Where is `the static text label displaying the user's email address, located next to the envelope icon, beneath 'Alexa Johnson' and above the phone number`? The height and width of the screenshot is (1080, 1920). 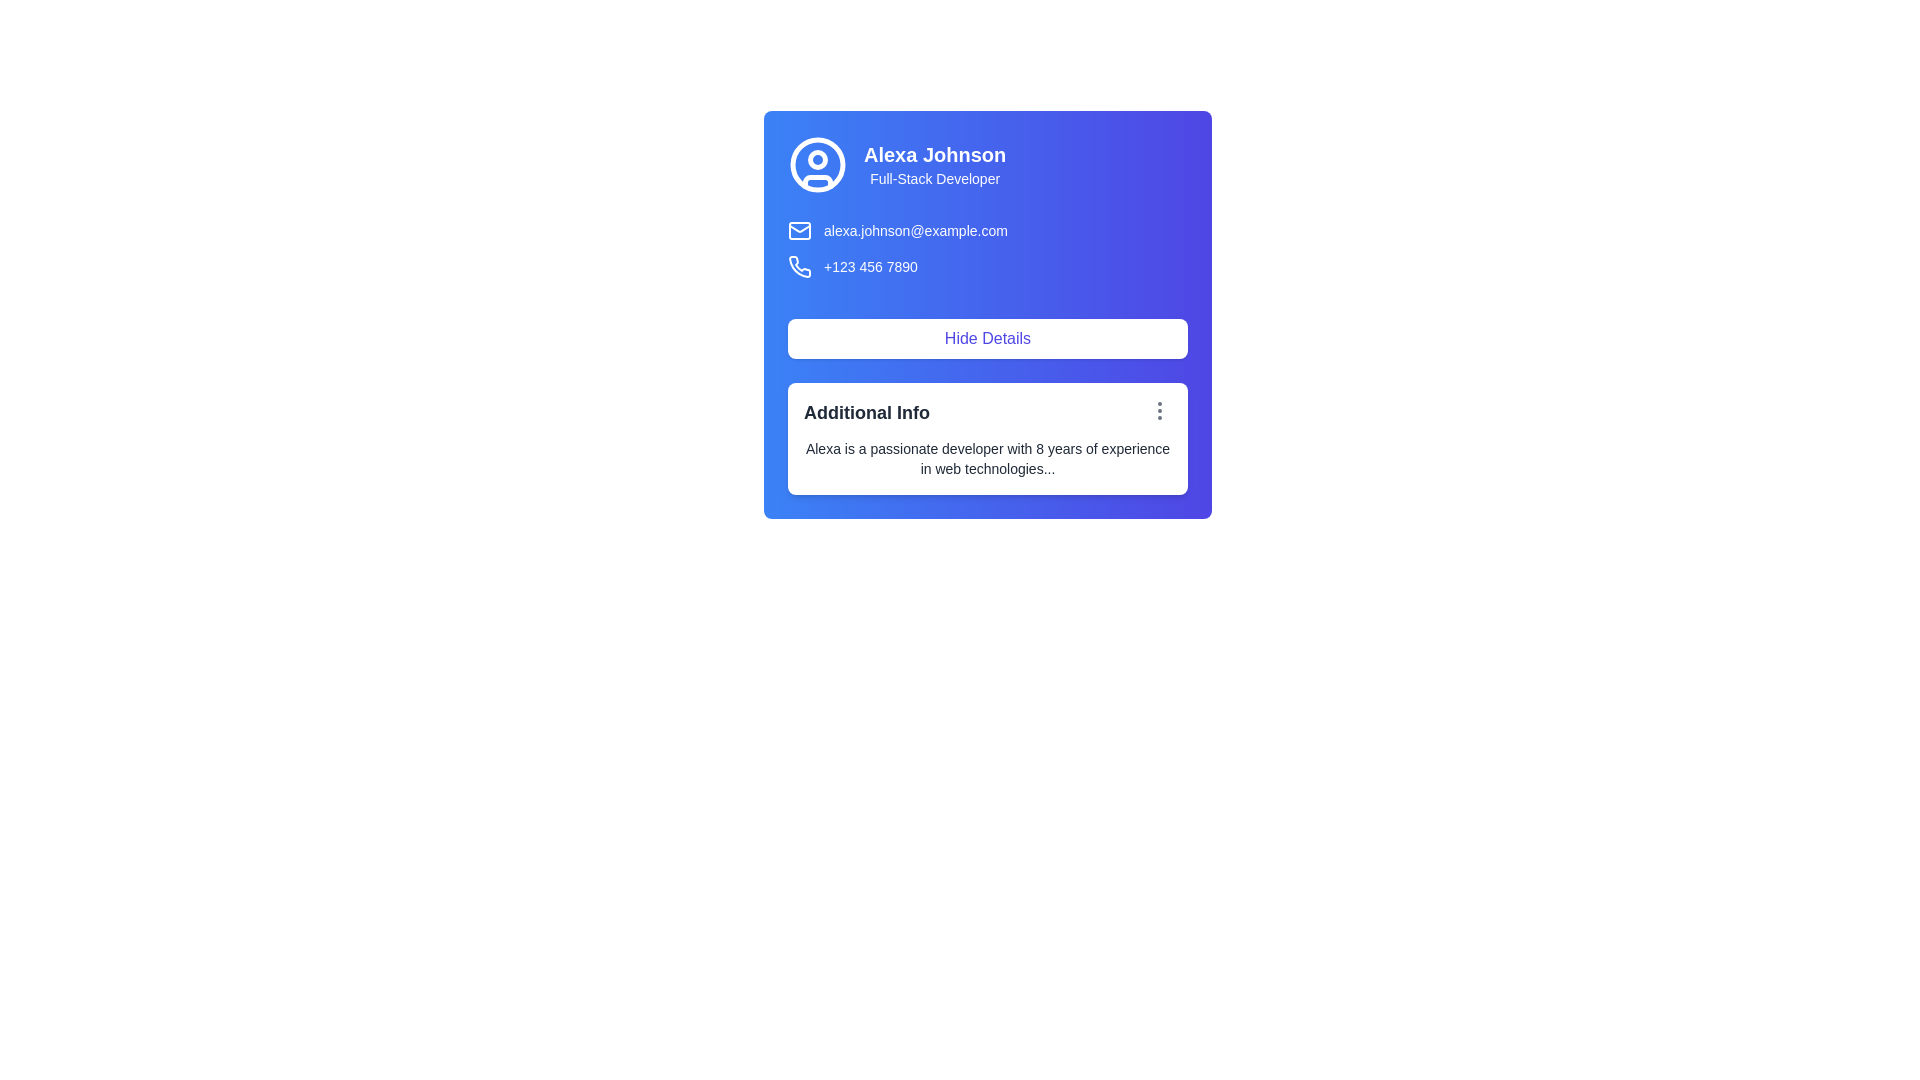 the static text label displaying the user's email address, located next to the envelope icon, beneath 'Alexa Johnson' and above the phone number is located at coordinates (915, 230).